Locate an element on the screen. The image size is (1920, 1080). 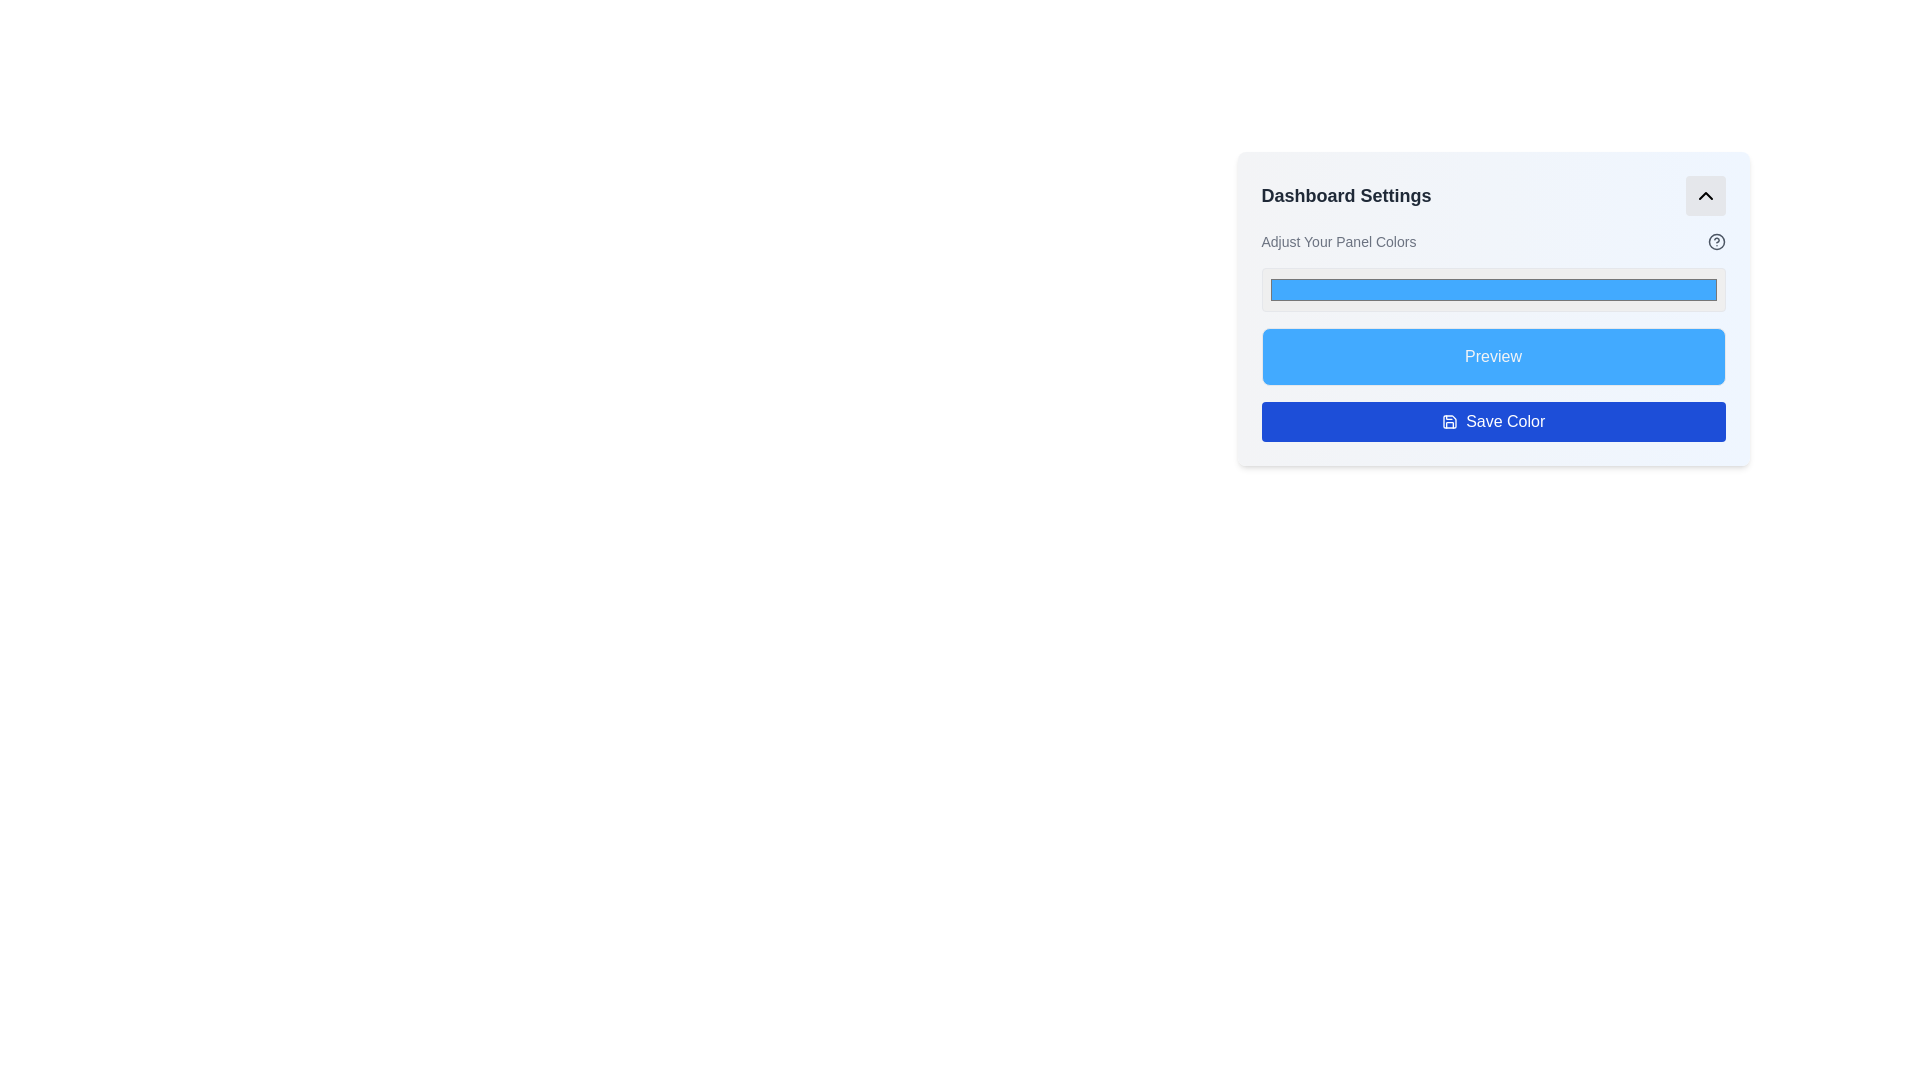
the color is located at coordinates (1493, 289).